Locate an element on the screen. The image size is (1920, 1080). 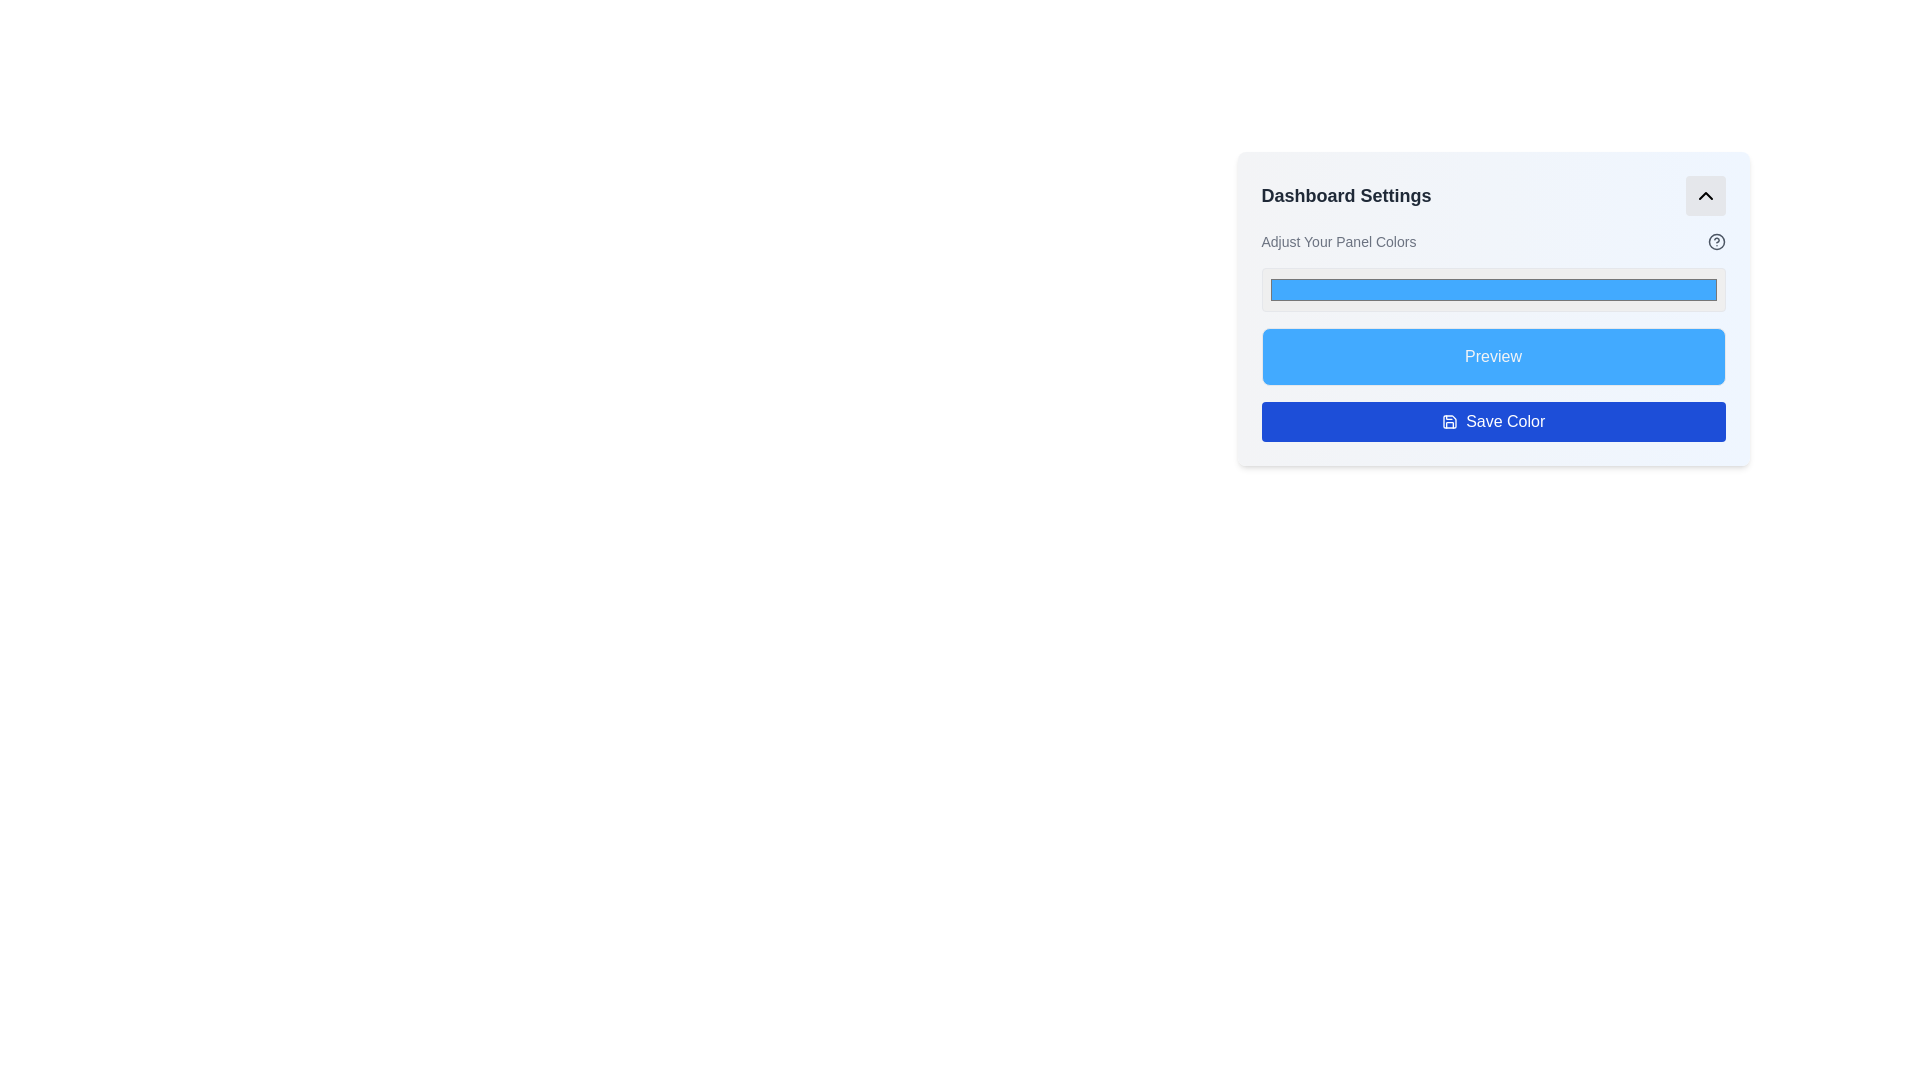
the color is located at coordinates (1493, 289).